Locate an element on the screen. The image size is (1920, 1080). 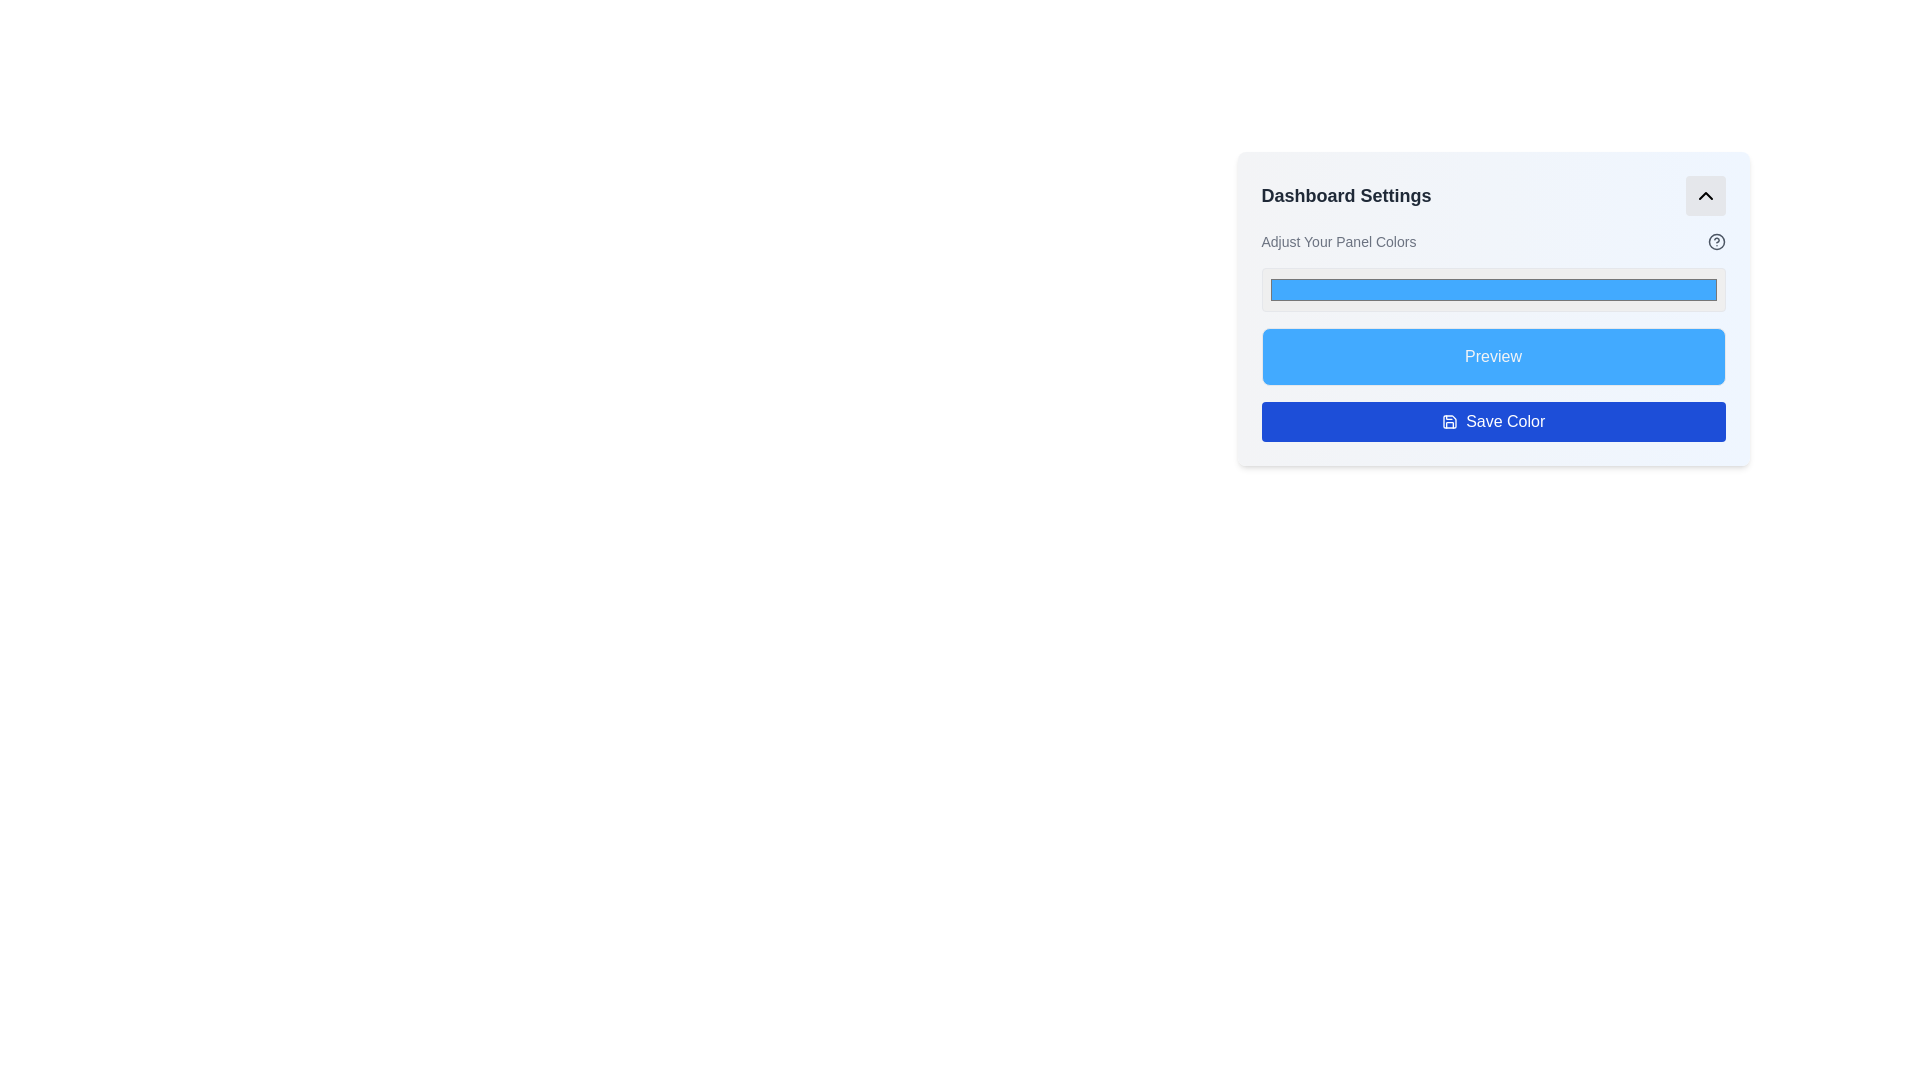
the color is located at coordinates (1493, 289).